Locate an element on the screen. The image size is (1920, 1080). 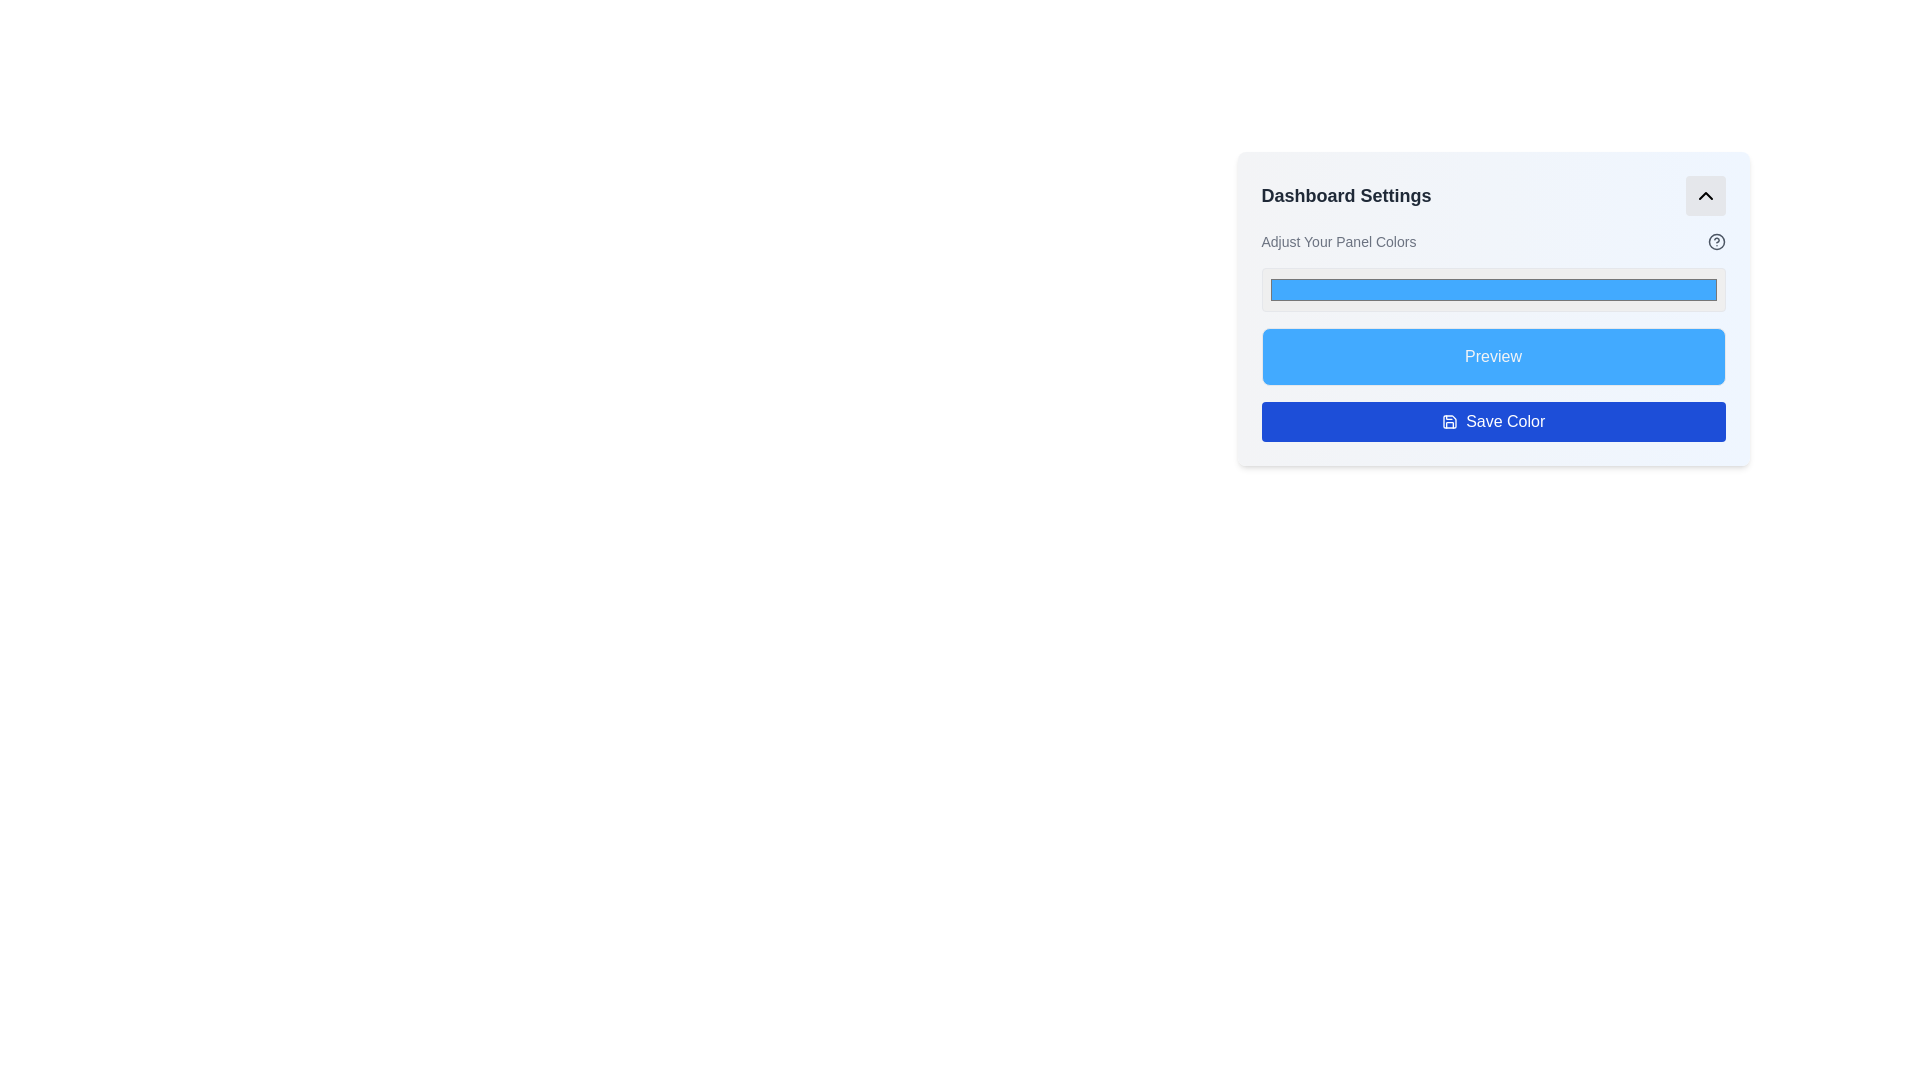
the color is located at coordinates (1493, 289).